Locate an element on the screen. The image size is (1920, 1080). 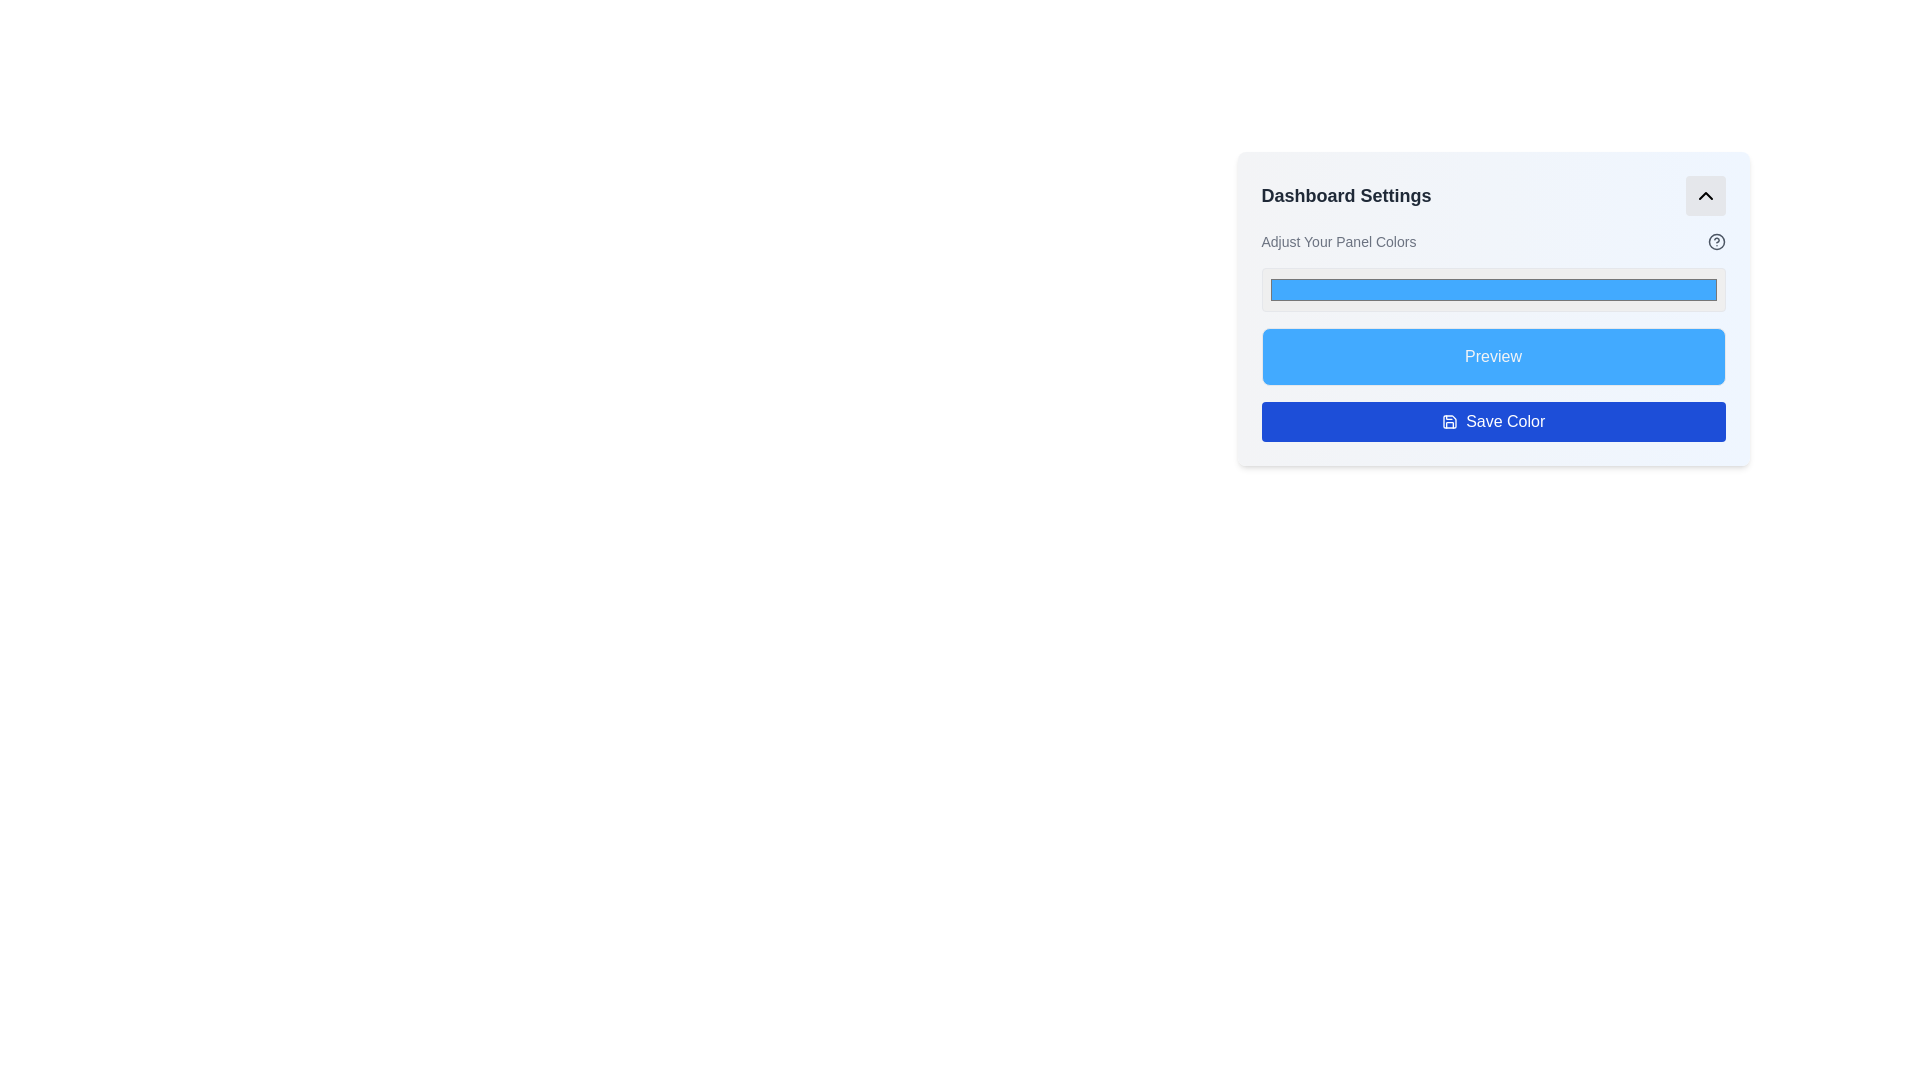
the color is located at coordinates (1493, 289).